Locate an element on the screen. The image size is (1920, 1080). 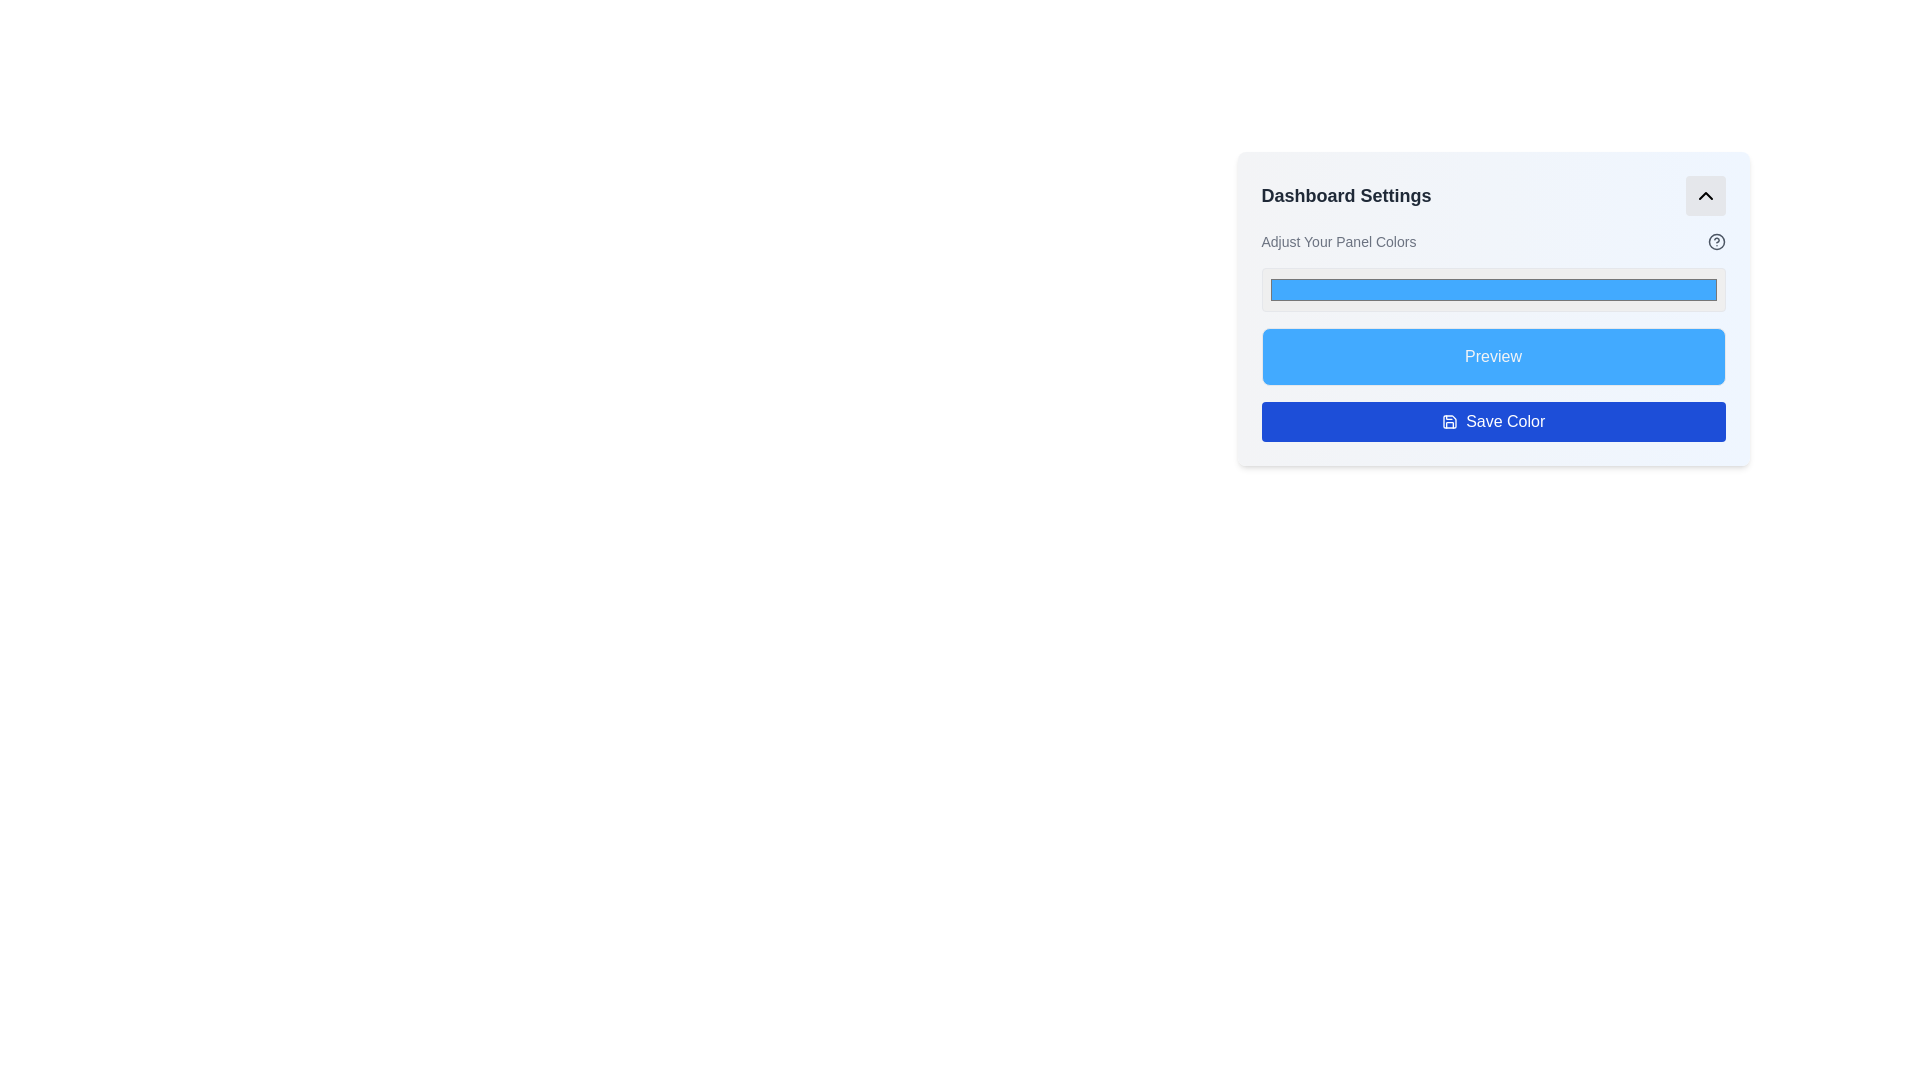
the color is located at coordinates (1493, 289).